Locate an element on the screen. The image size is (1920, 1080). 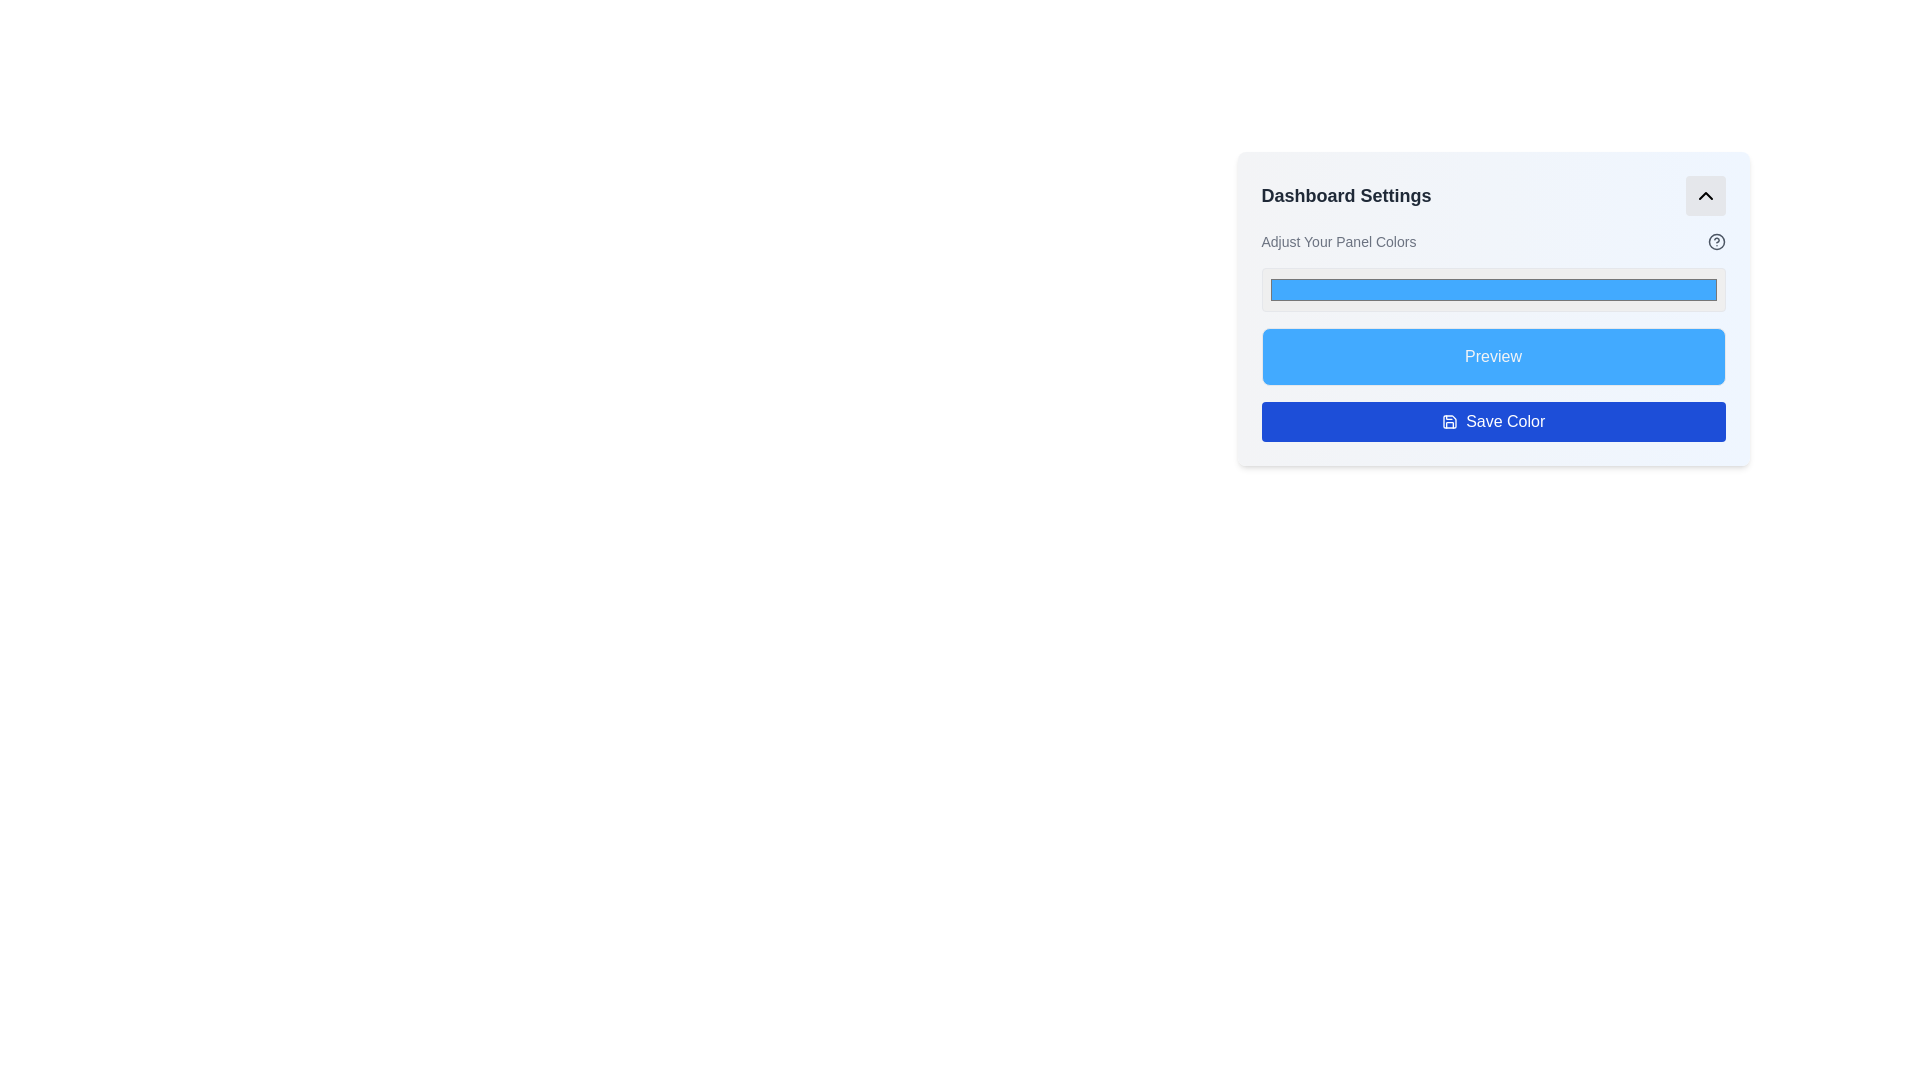
the color is located at coordinates (1493, 289).